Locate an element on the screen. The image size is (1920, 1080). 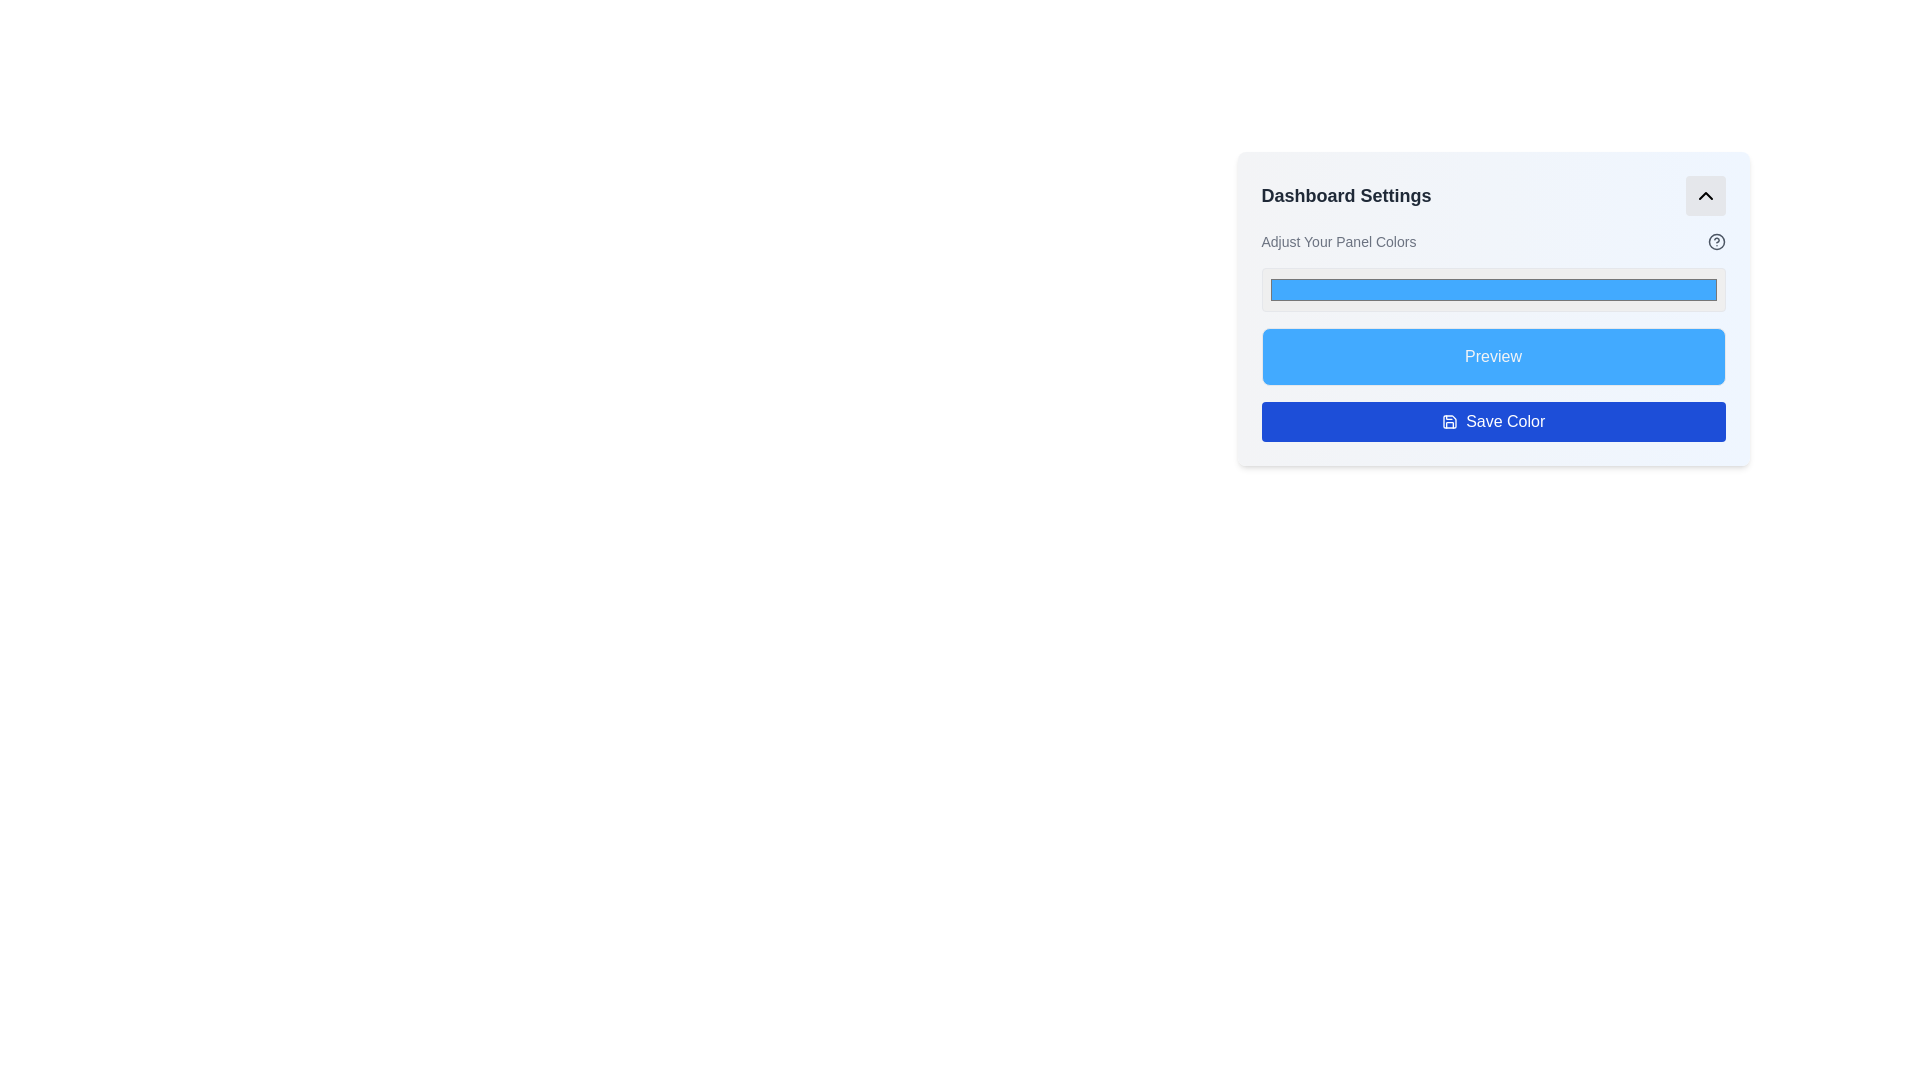
the color is located at coordinates (1493, 289).